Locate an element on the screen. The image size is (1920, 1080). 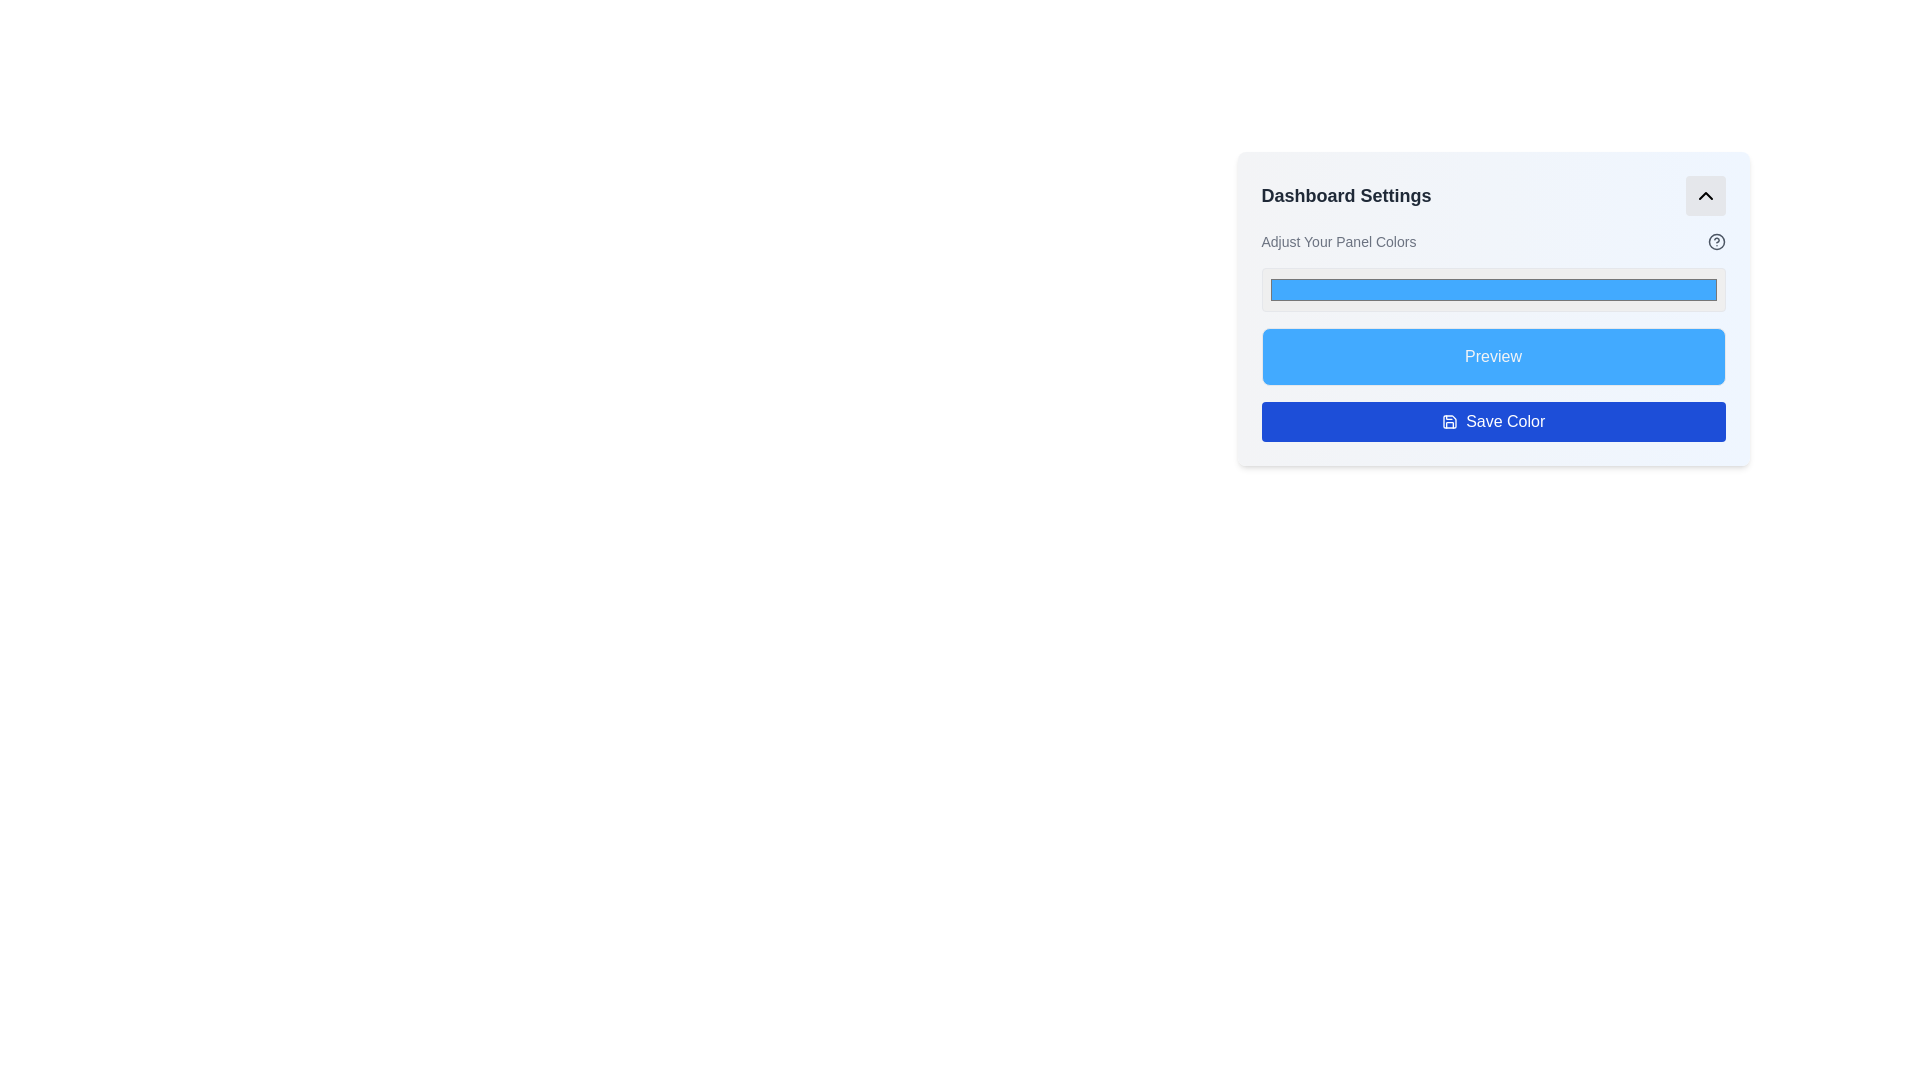
the color is located at coordinates (1493, 289).